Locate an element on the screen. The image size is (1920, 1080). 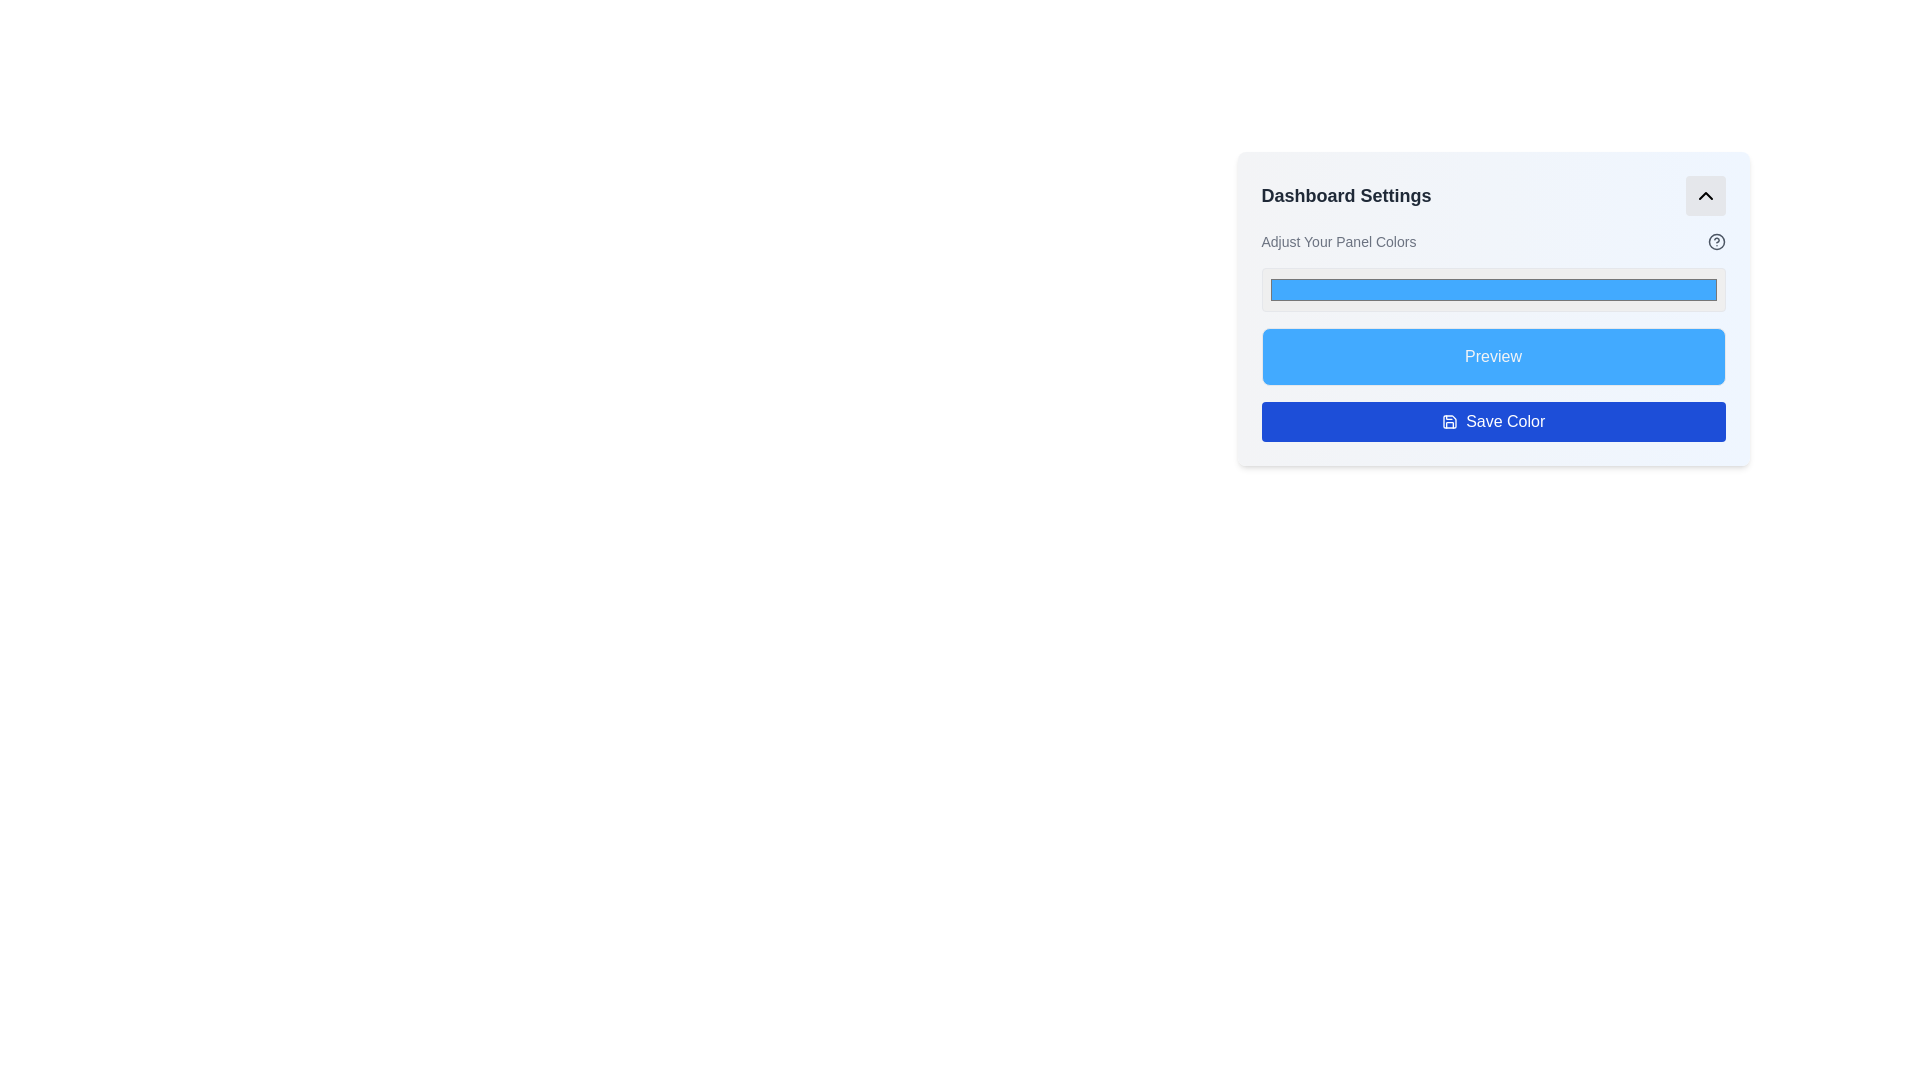
the color is located at coordinates (1493, 289).